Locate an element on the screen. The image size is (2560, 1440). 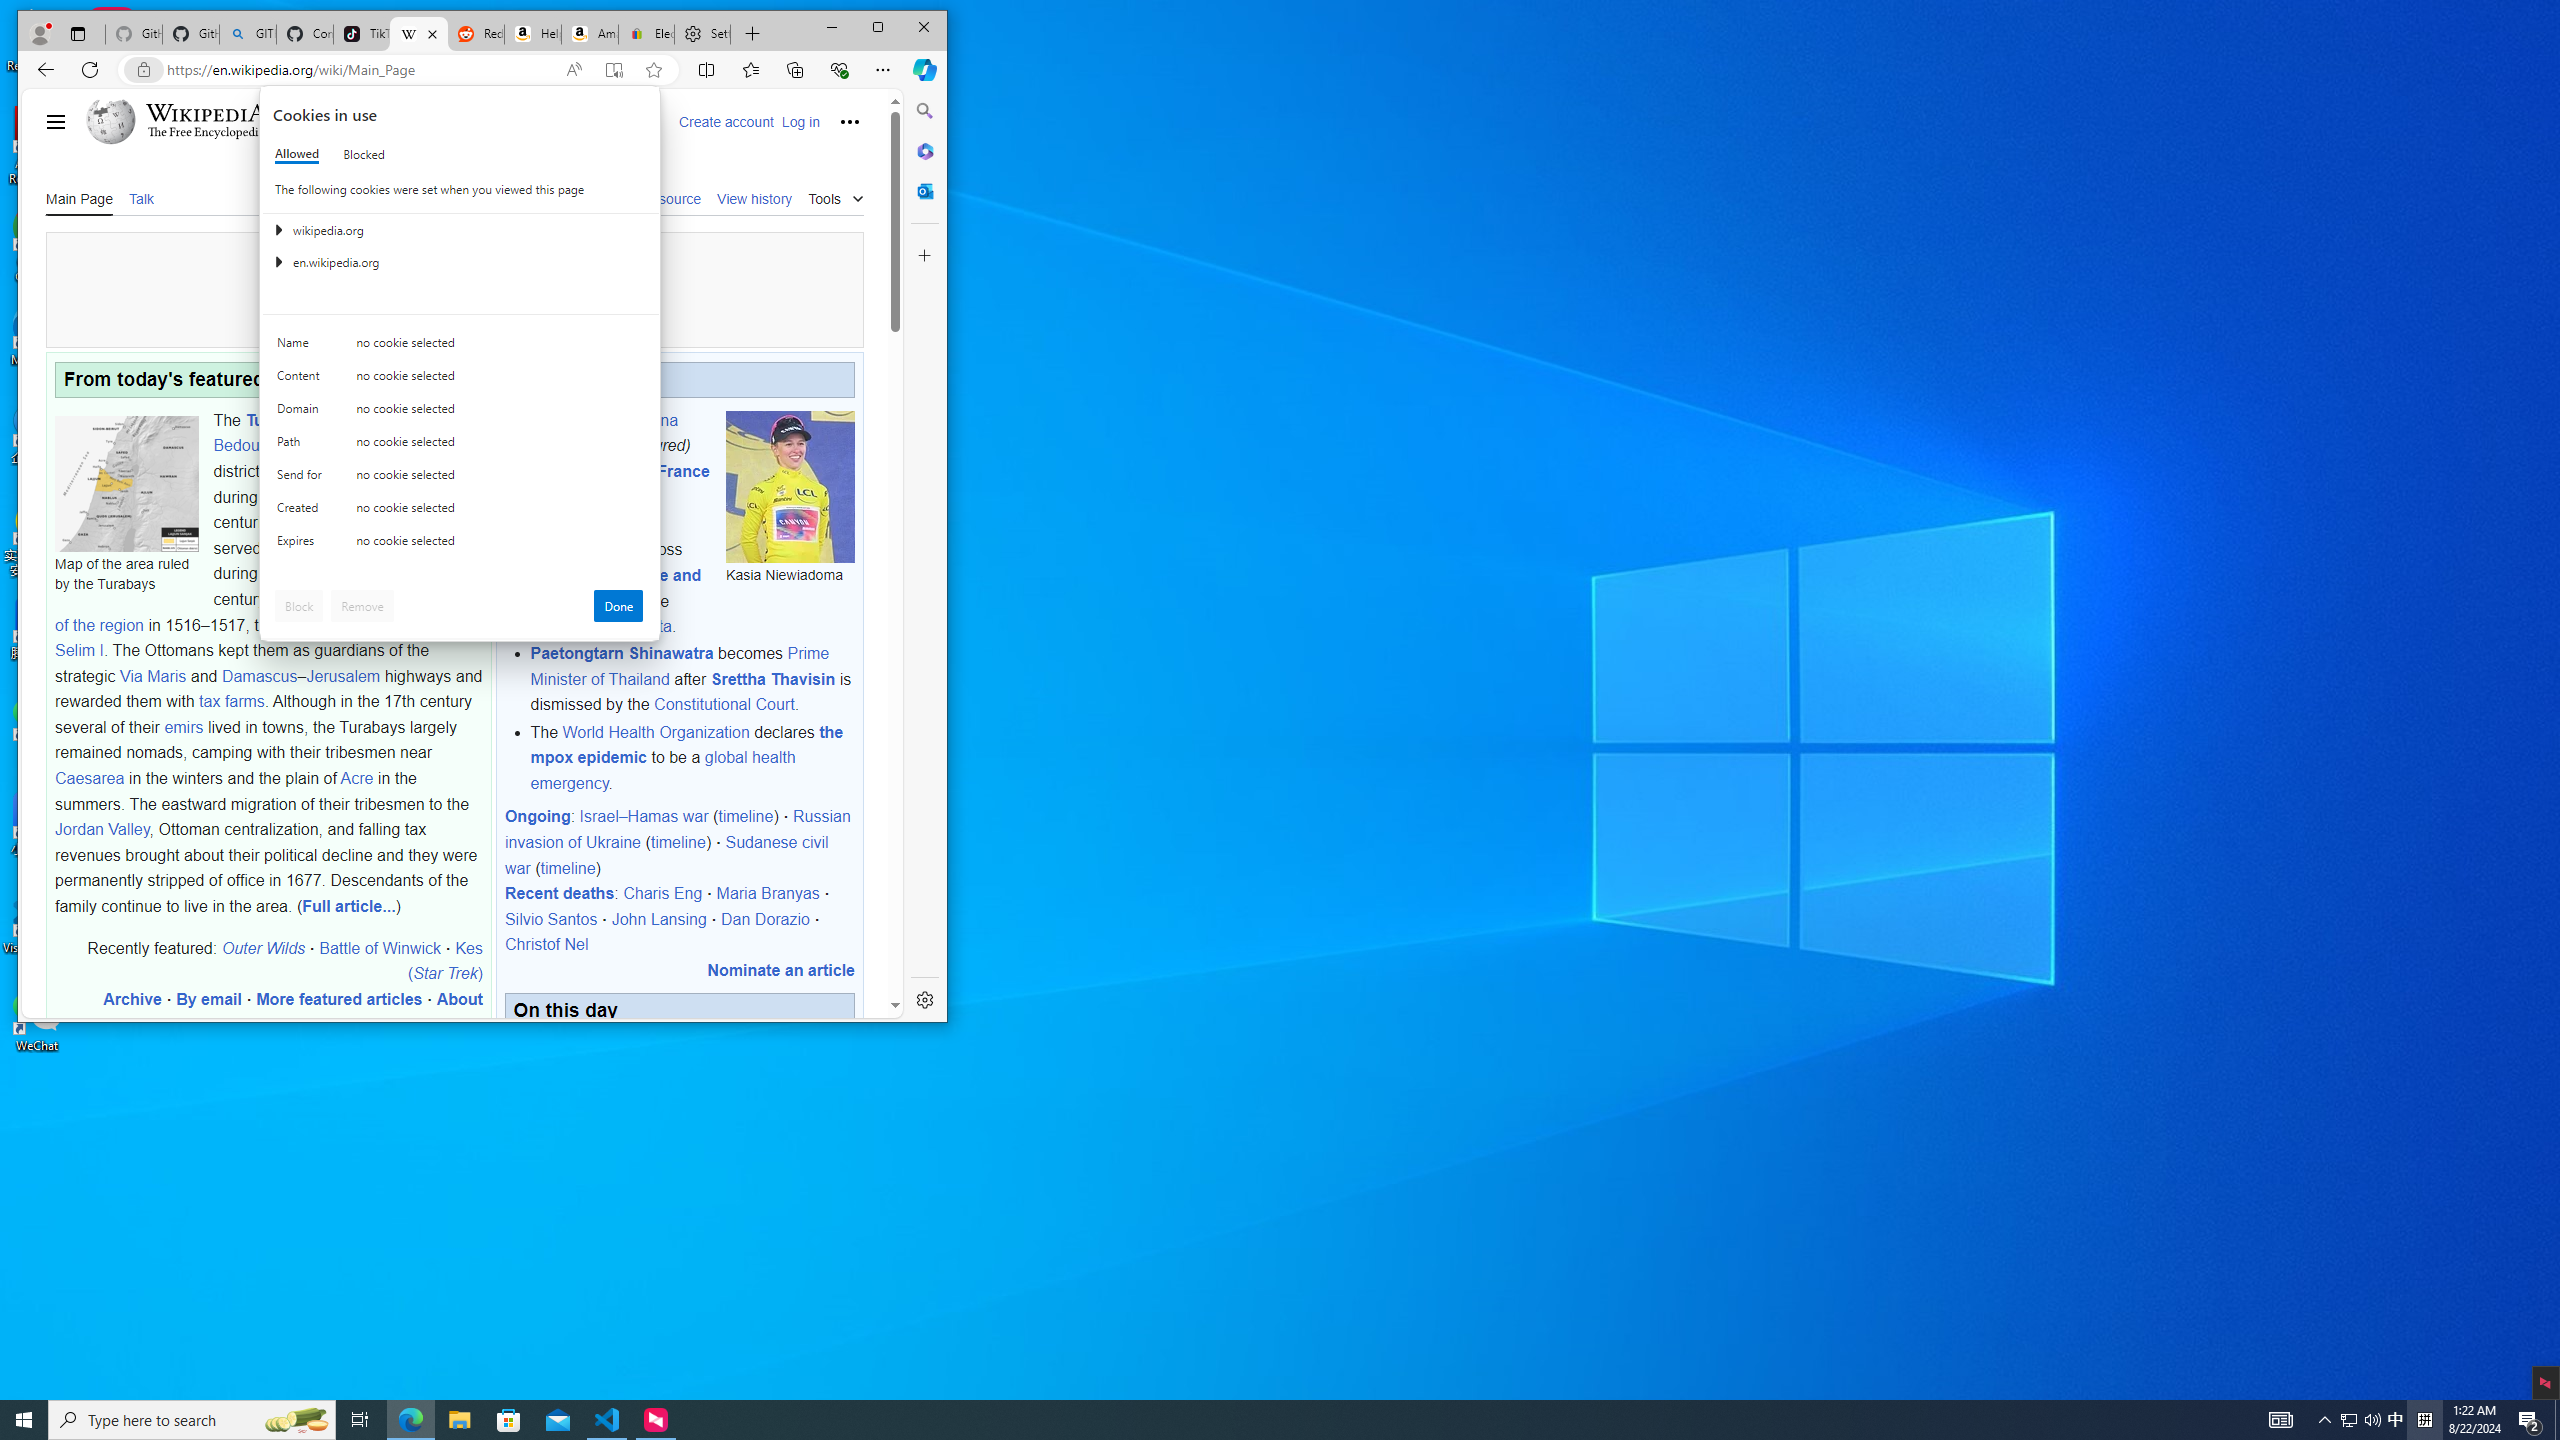
'Notification Chevron' is located at coordinates (2348, 1418).